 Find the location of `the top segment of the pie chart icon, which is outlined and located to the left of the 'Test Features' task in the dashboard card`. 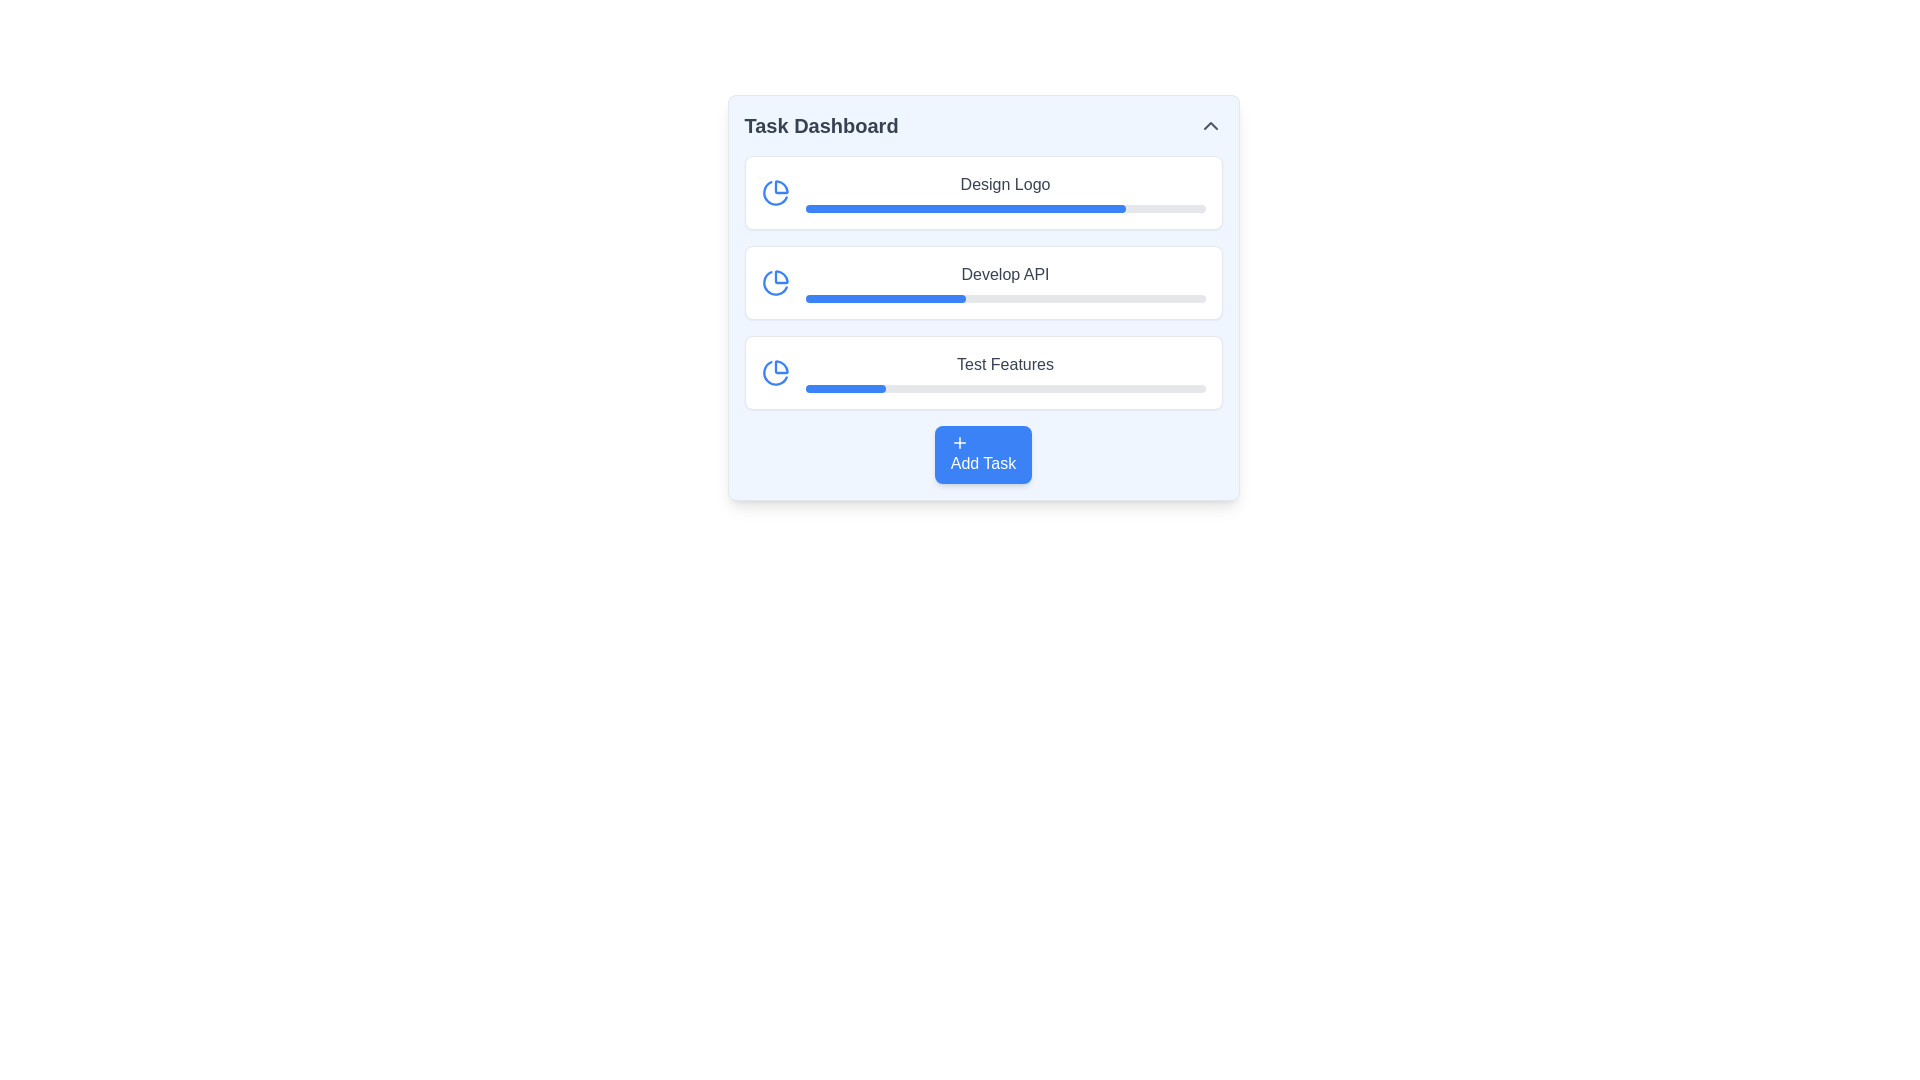

the top segment of the pie chart icon, which is outlined and located to the left of the 'Test Features' task in the dashboard card is located at coordinates (780, 367).